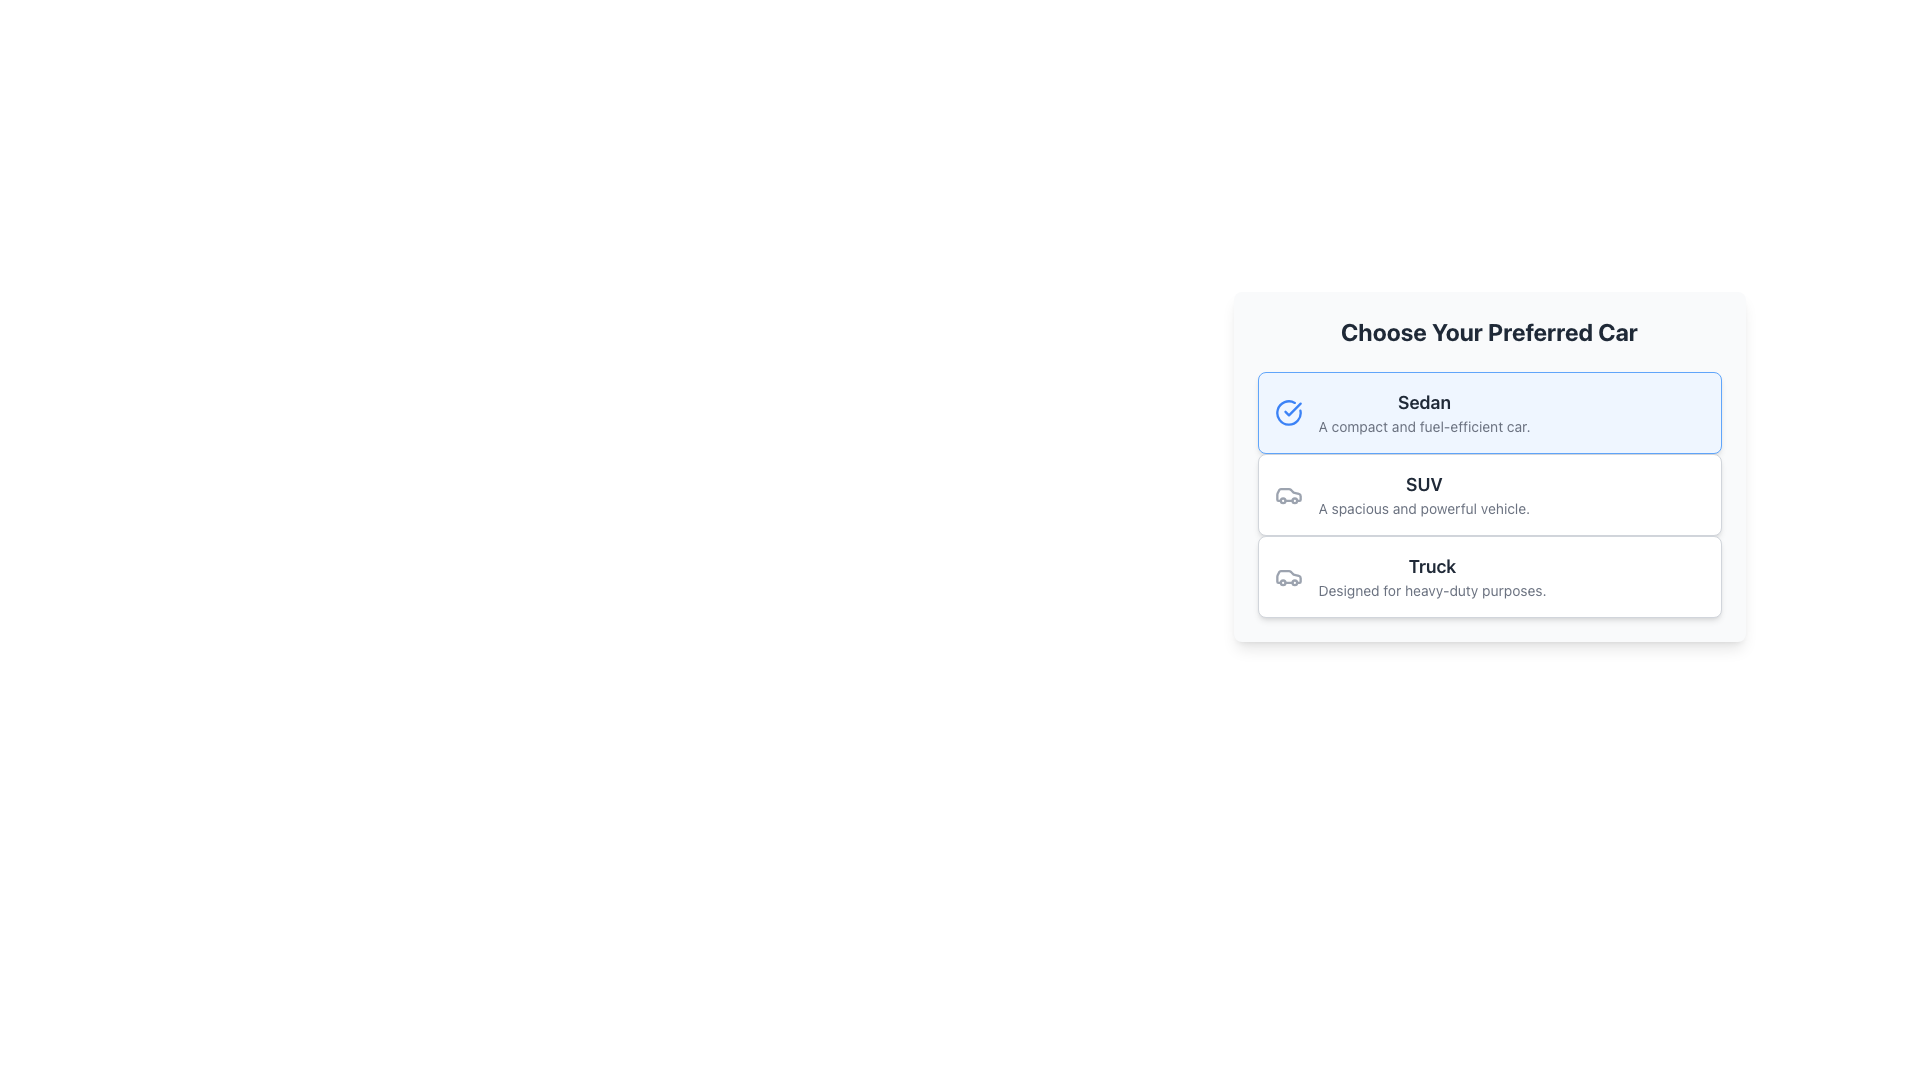  What do you see at coordinates (1288, 577) in the screenshot?
I see `the car icon located within the card labeled 'Truck Designed for heavy-duty purposes,' positioned to the left of the text content` at bounding box center [1288, 577].